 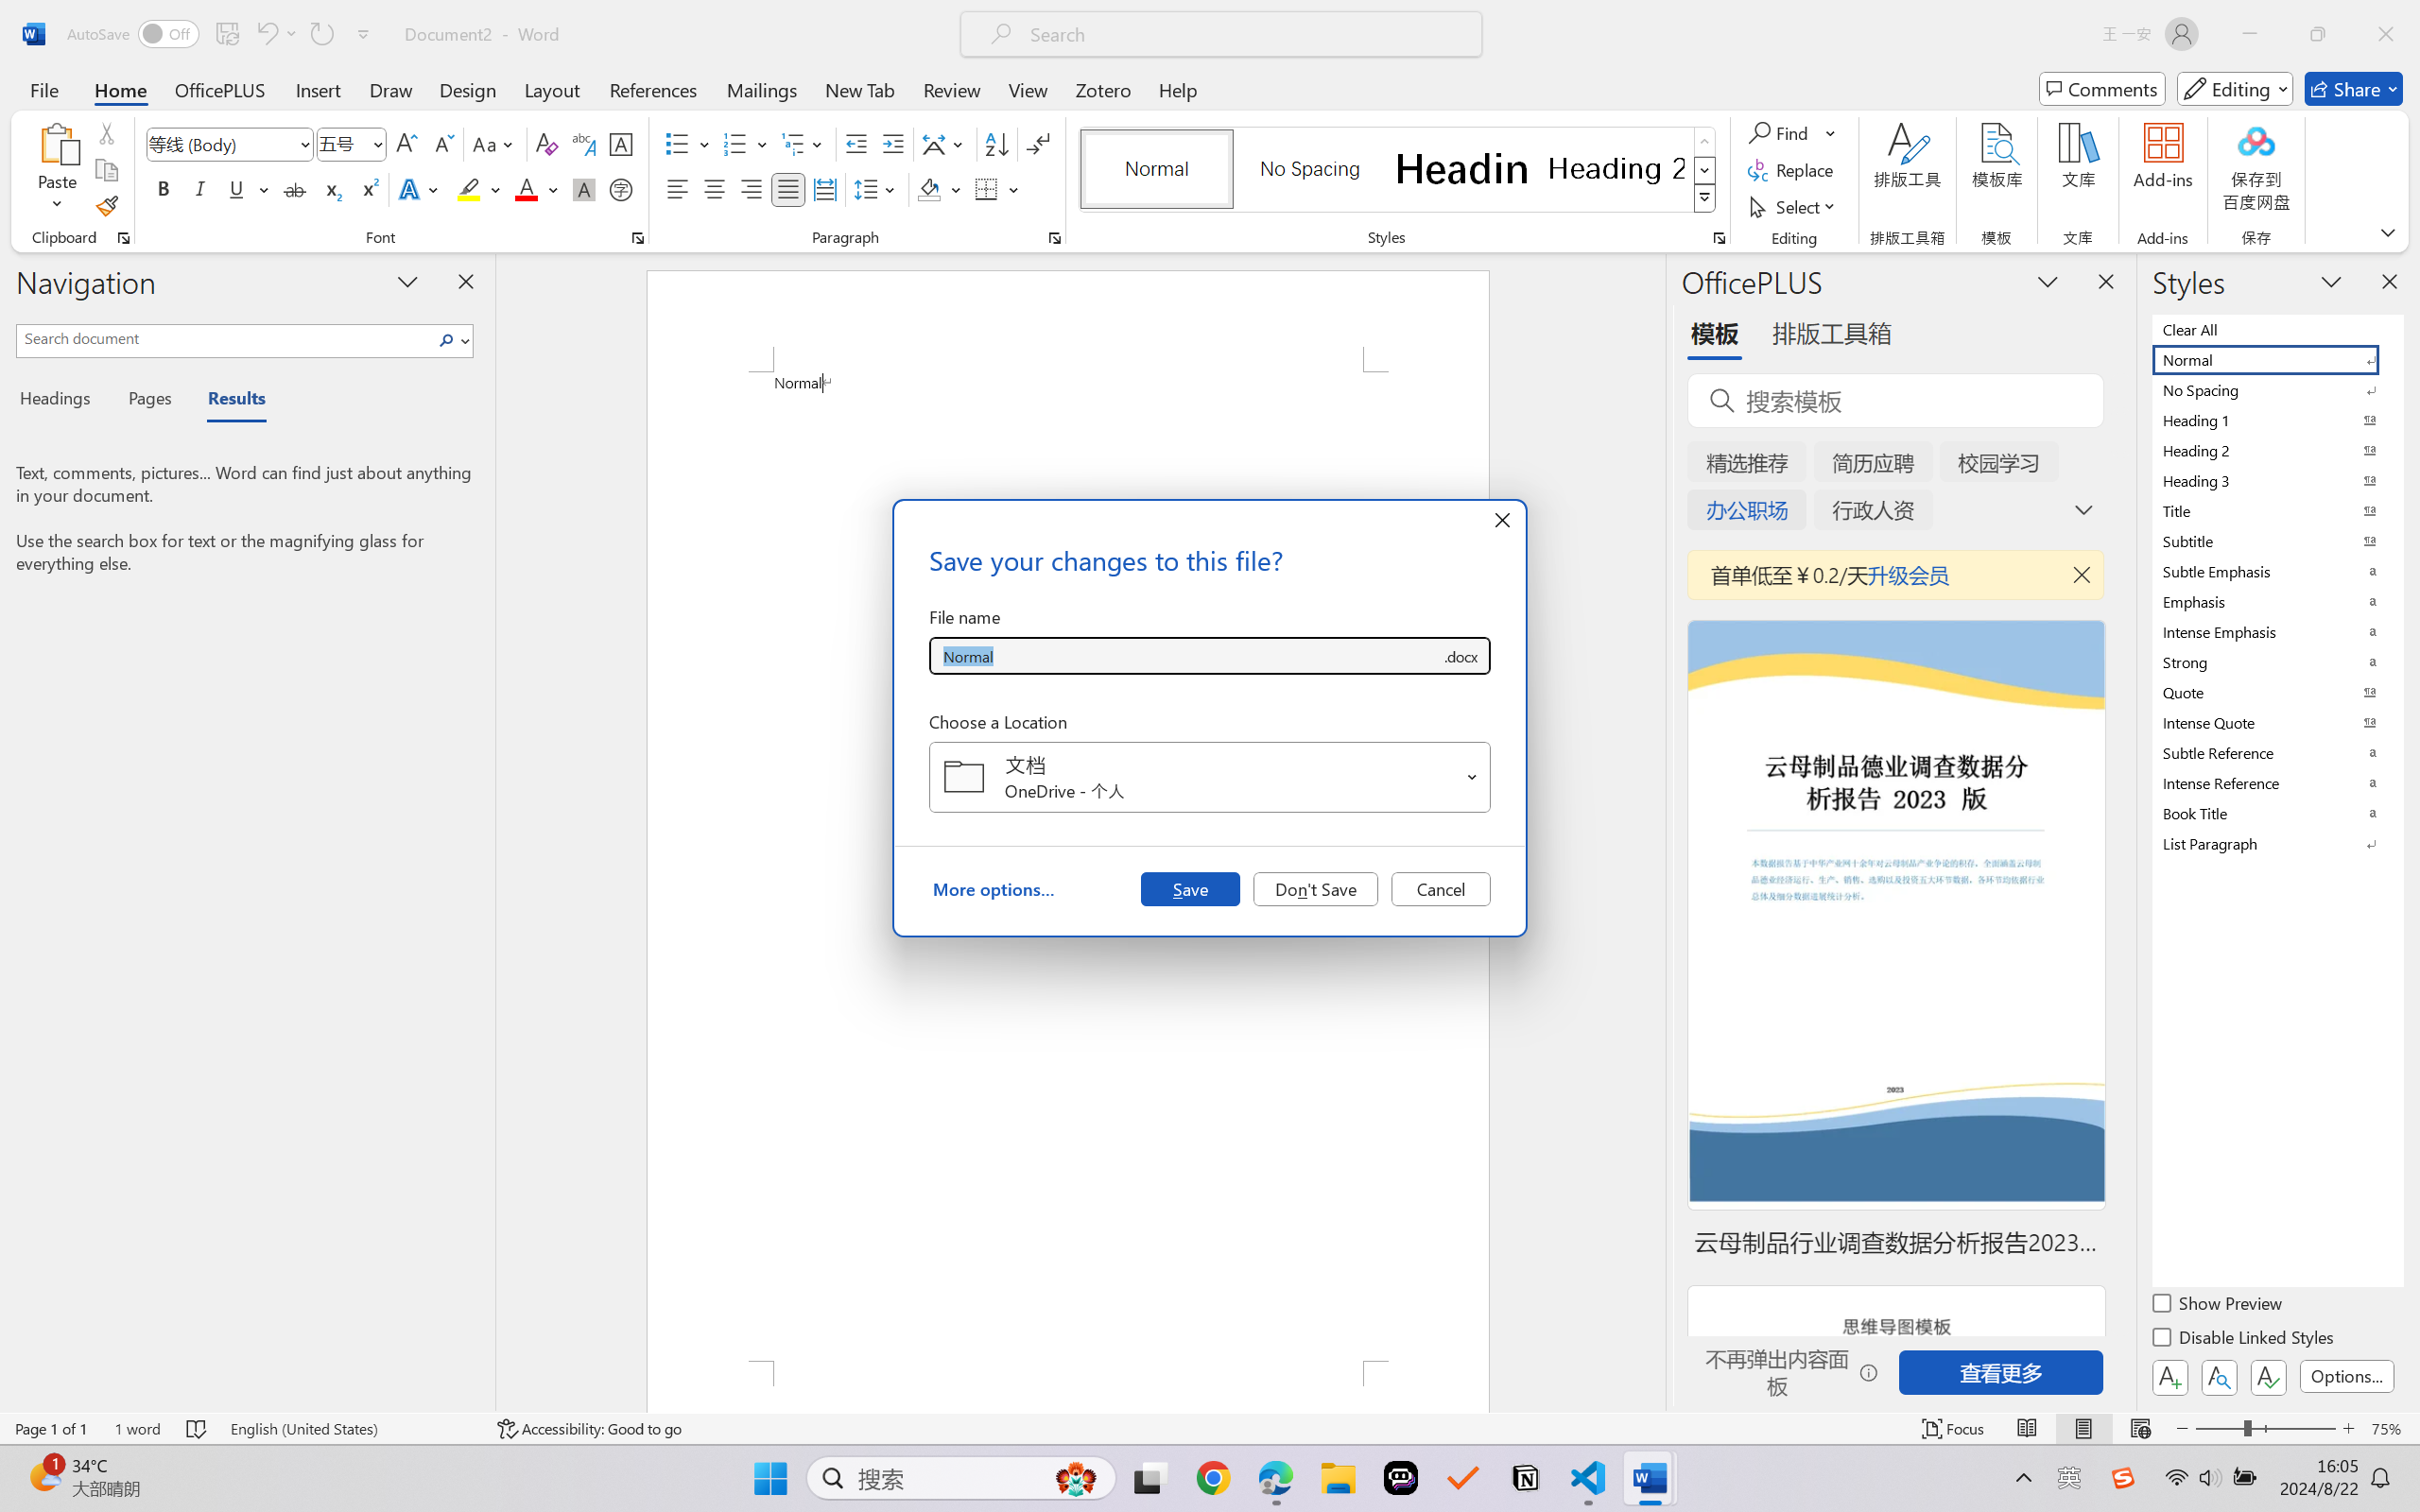 I want to click on 'Distributed', so click(x=823, y=188).